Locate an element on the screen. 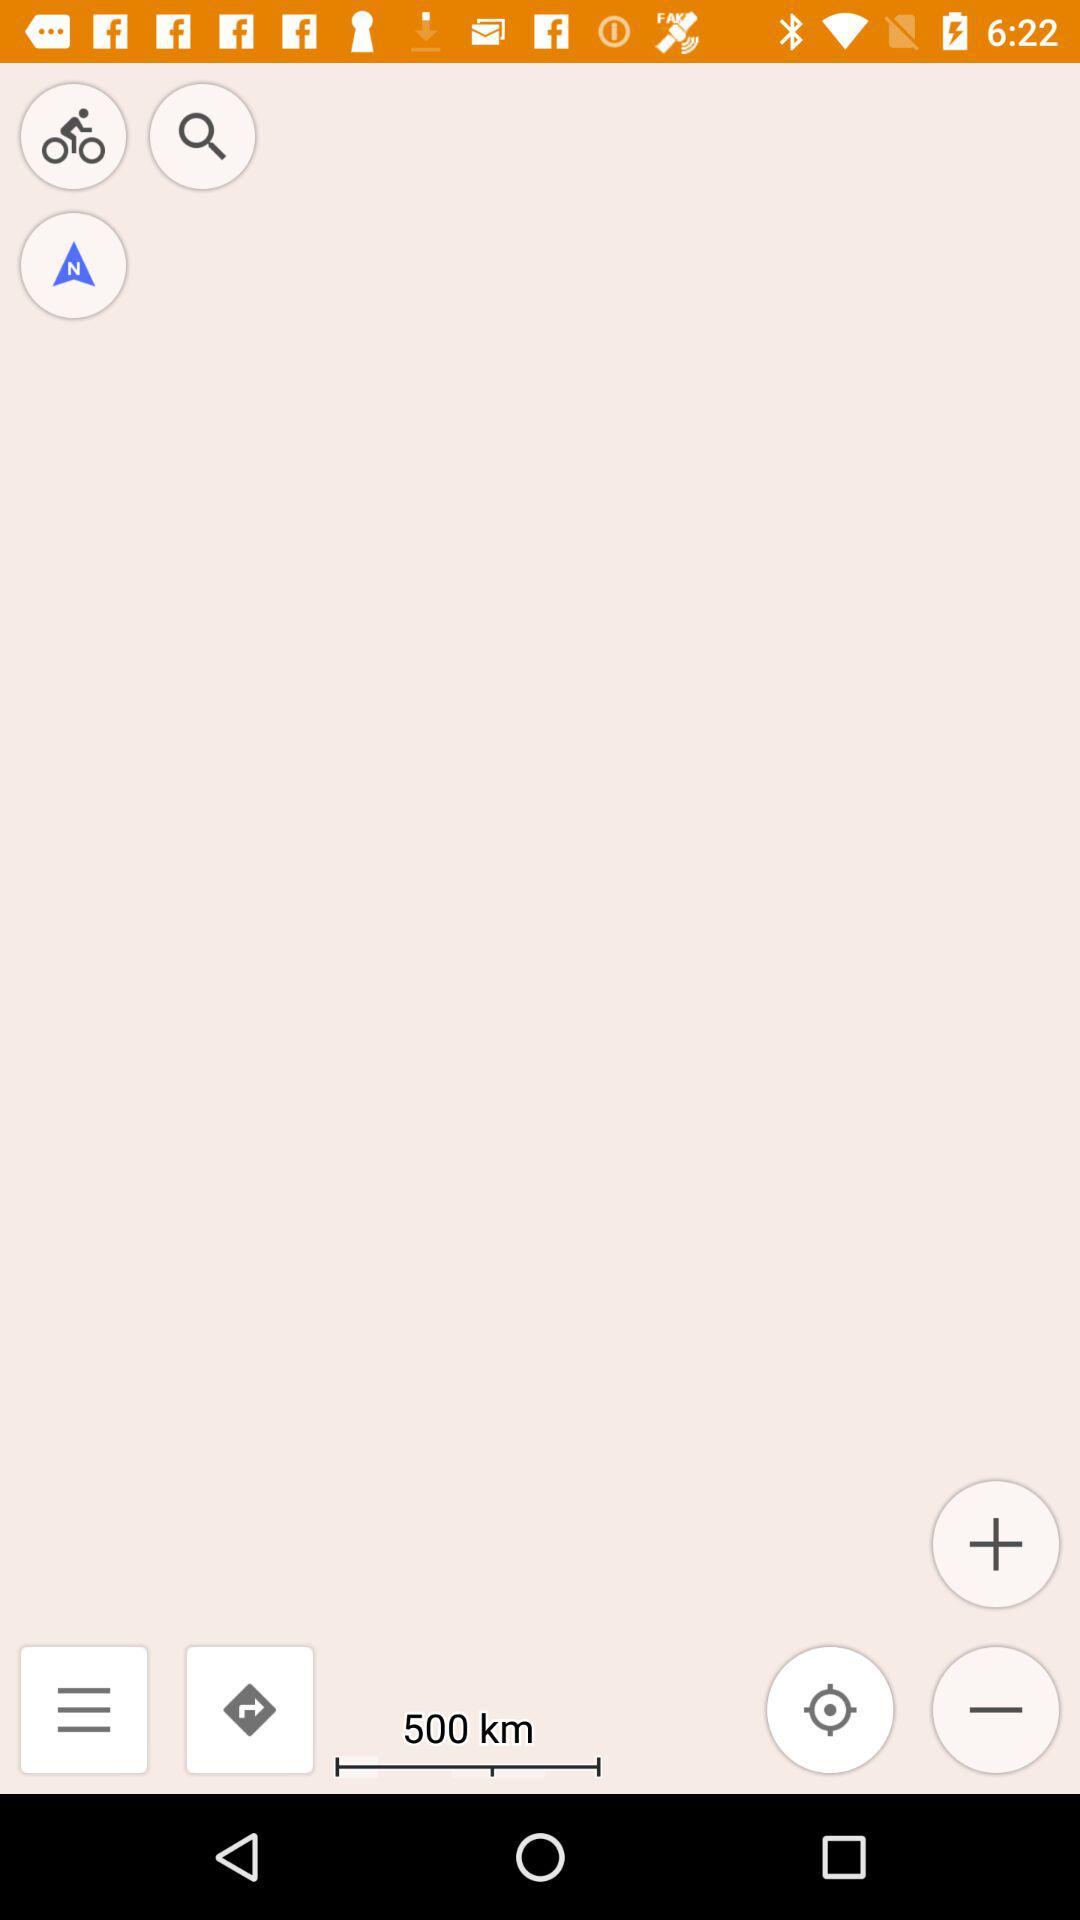 The image size is (1080, 1920). the menu icon is located at coordinates (83, 1708).